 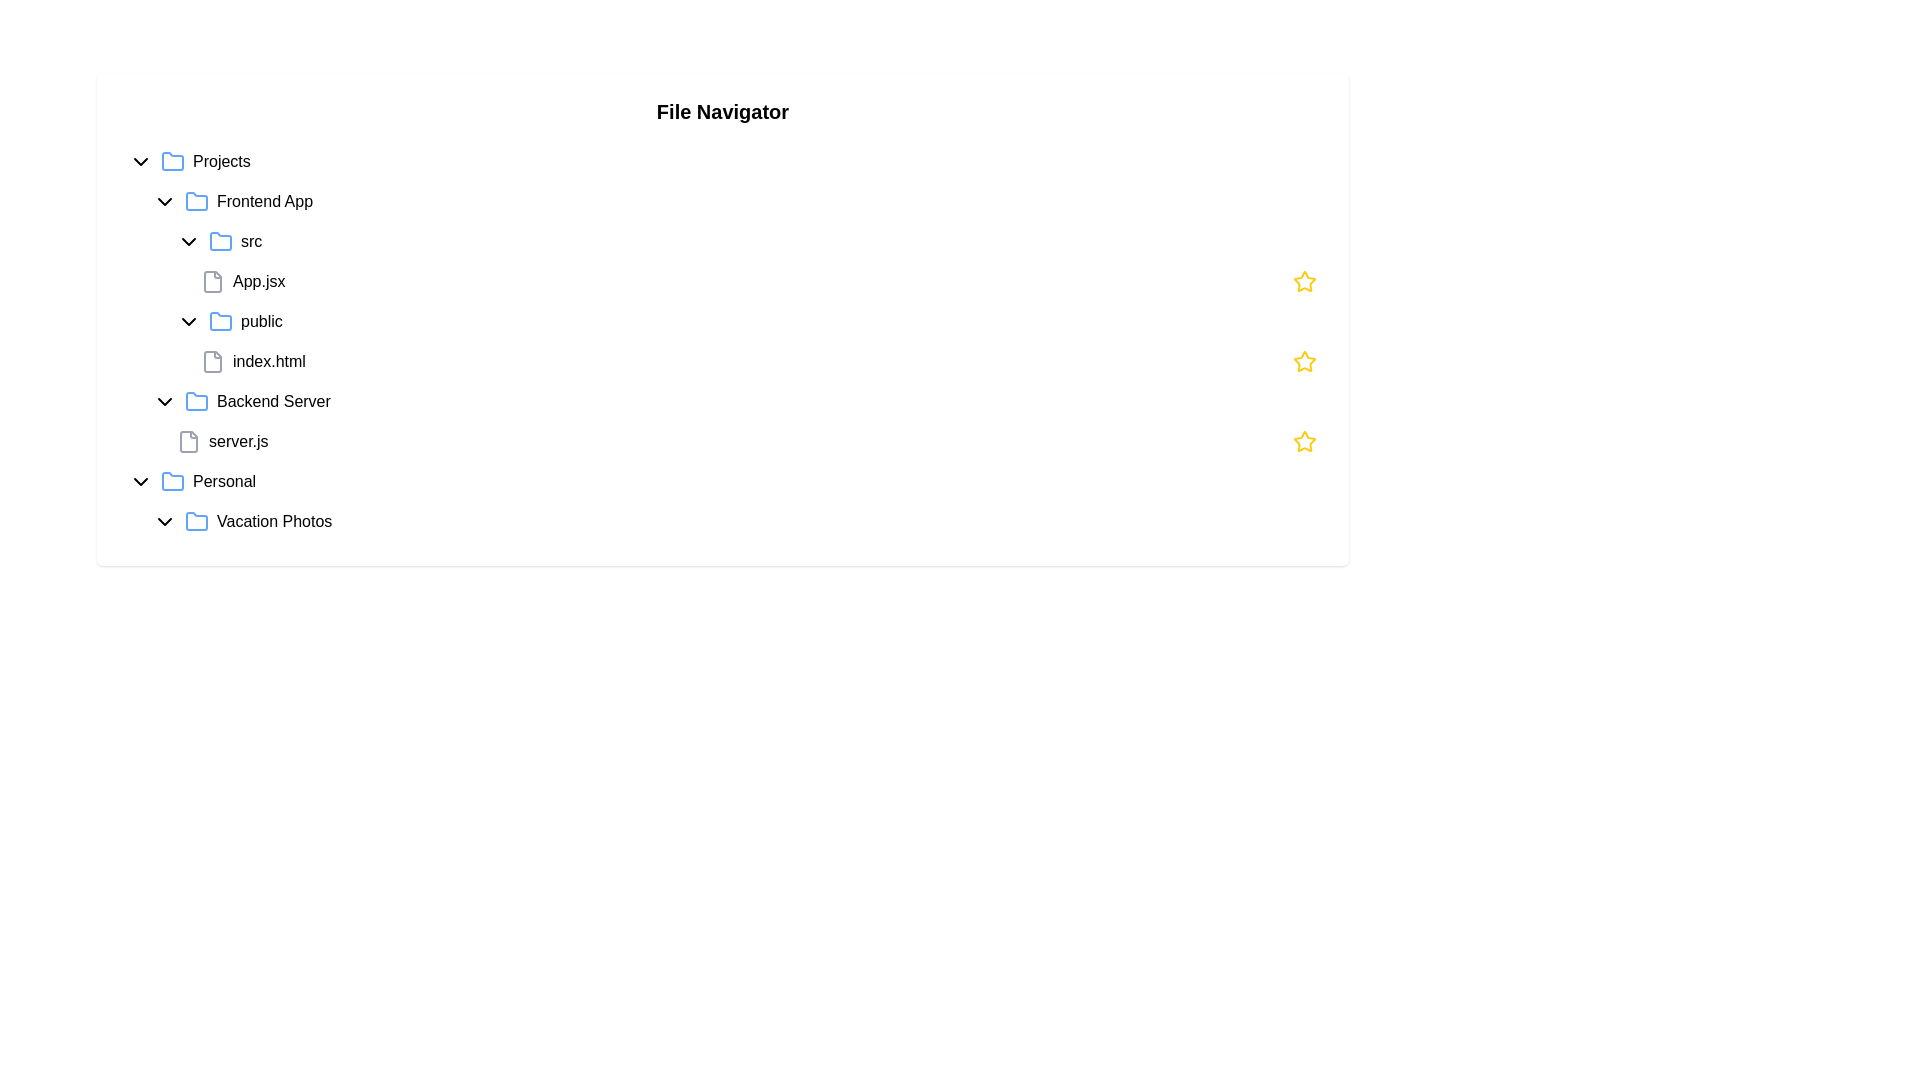 I want to click on the blue folder icon associated with the 'Frontend App' label, so click(x=196, y=201).